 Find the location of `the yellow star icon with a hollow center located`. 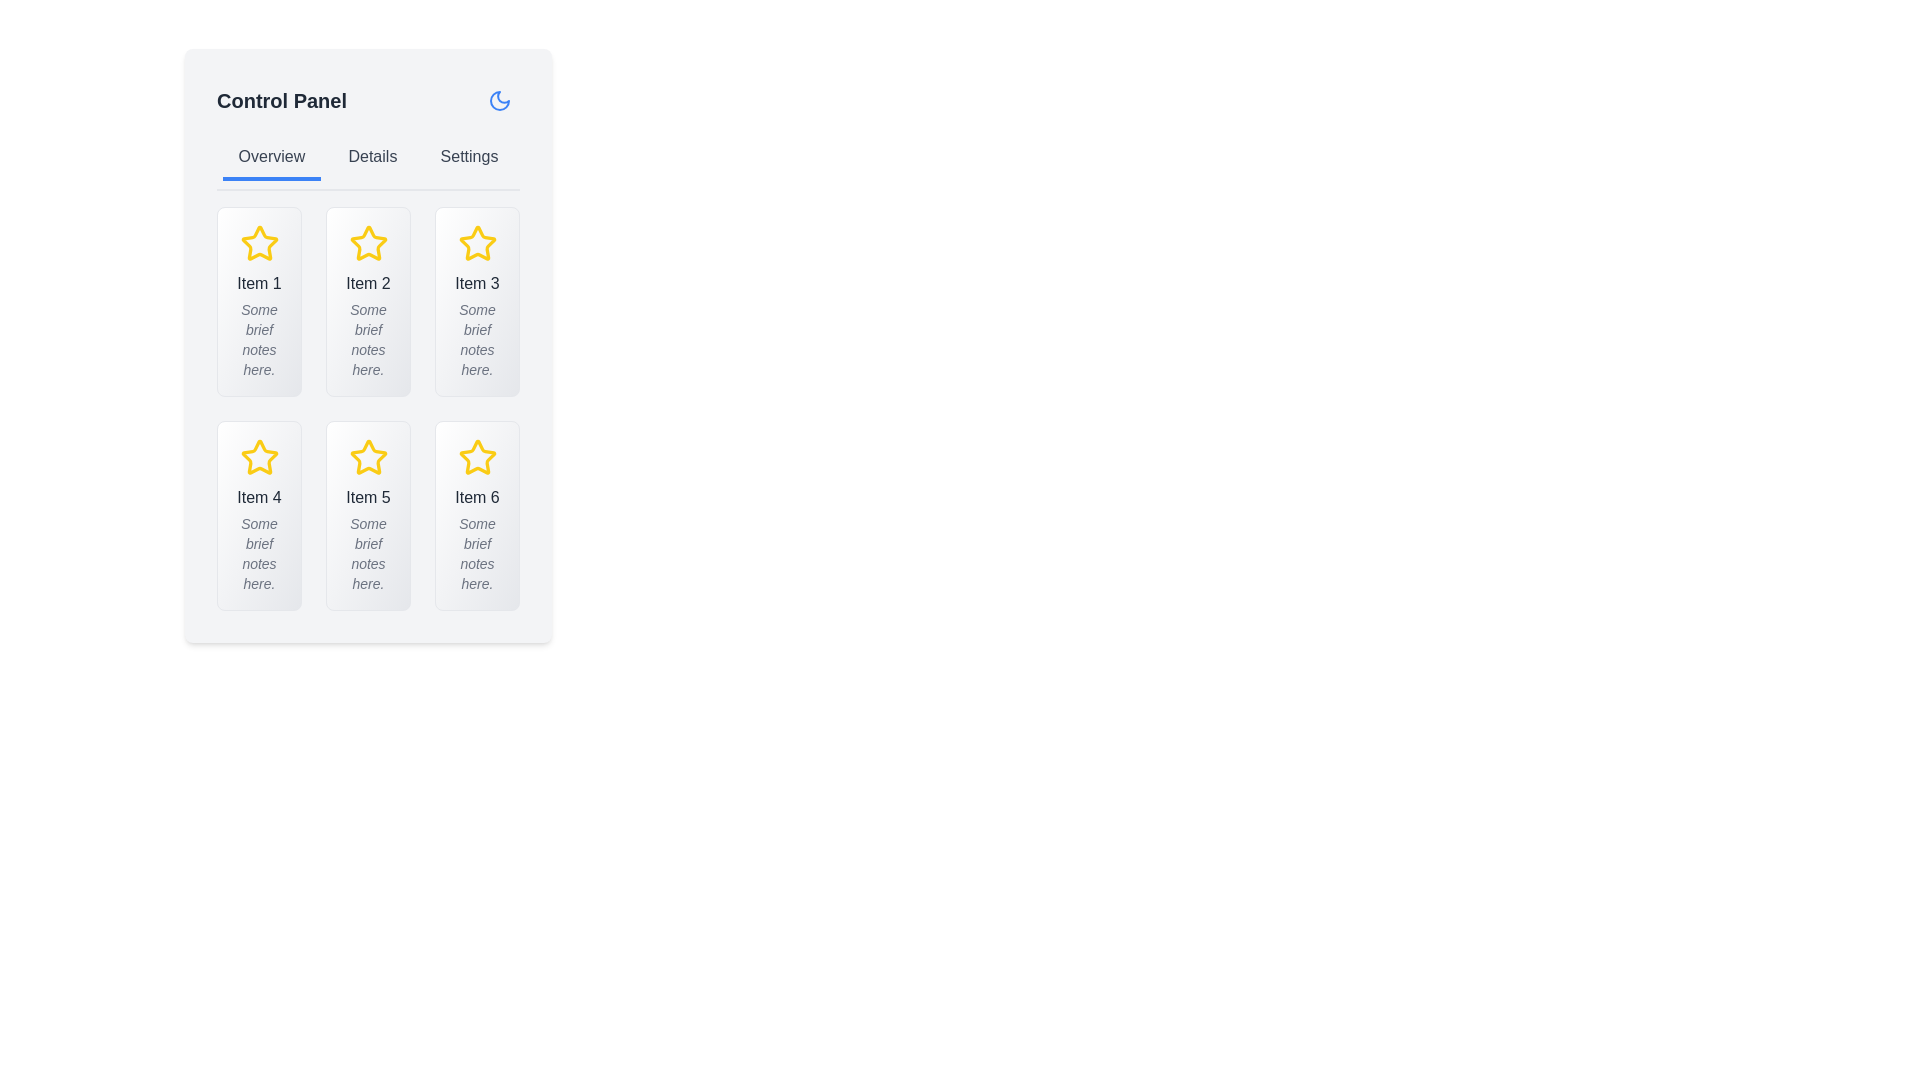

the yellow star icon with a hollow center located is located at coordinates (368, 456).